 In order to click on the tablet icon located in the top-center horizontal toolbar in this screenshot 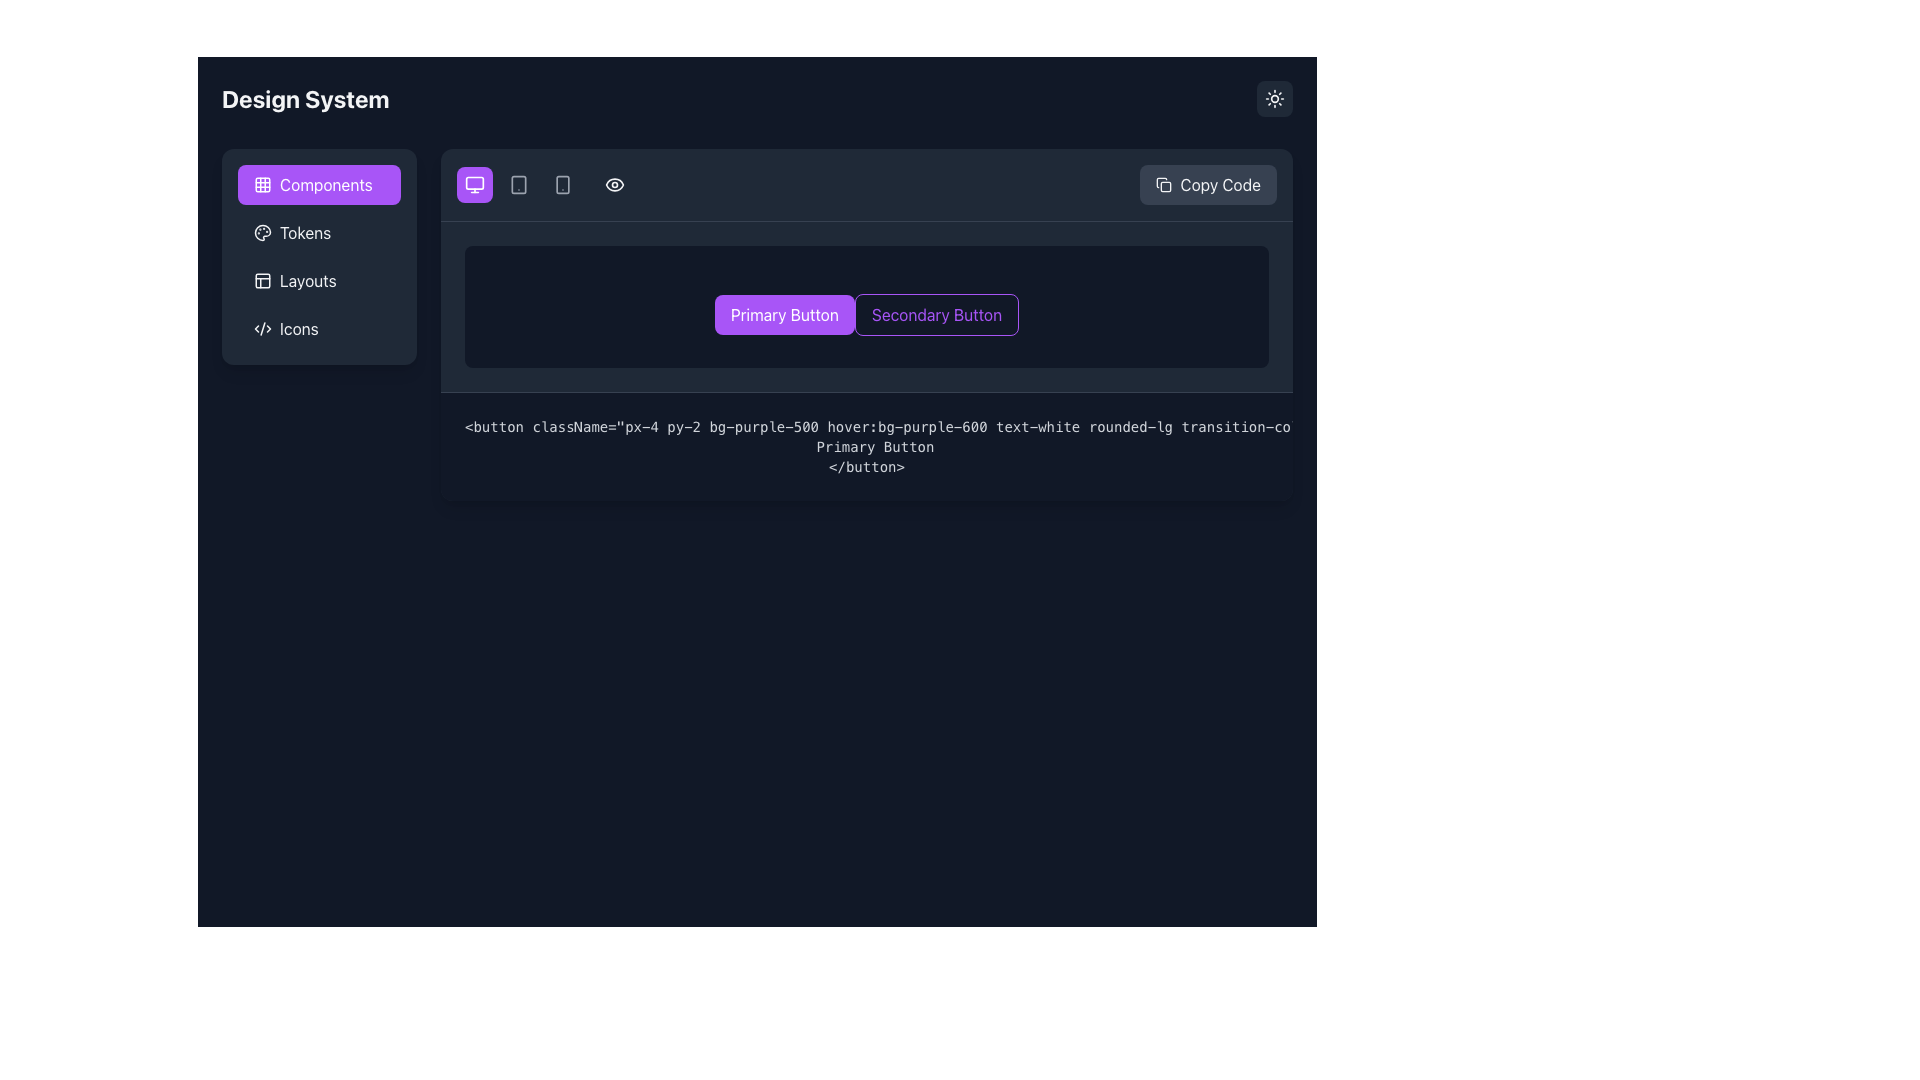, I will do `click(518, 185)`.